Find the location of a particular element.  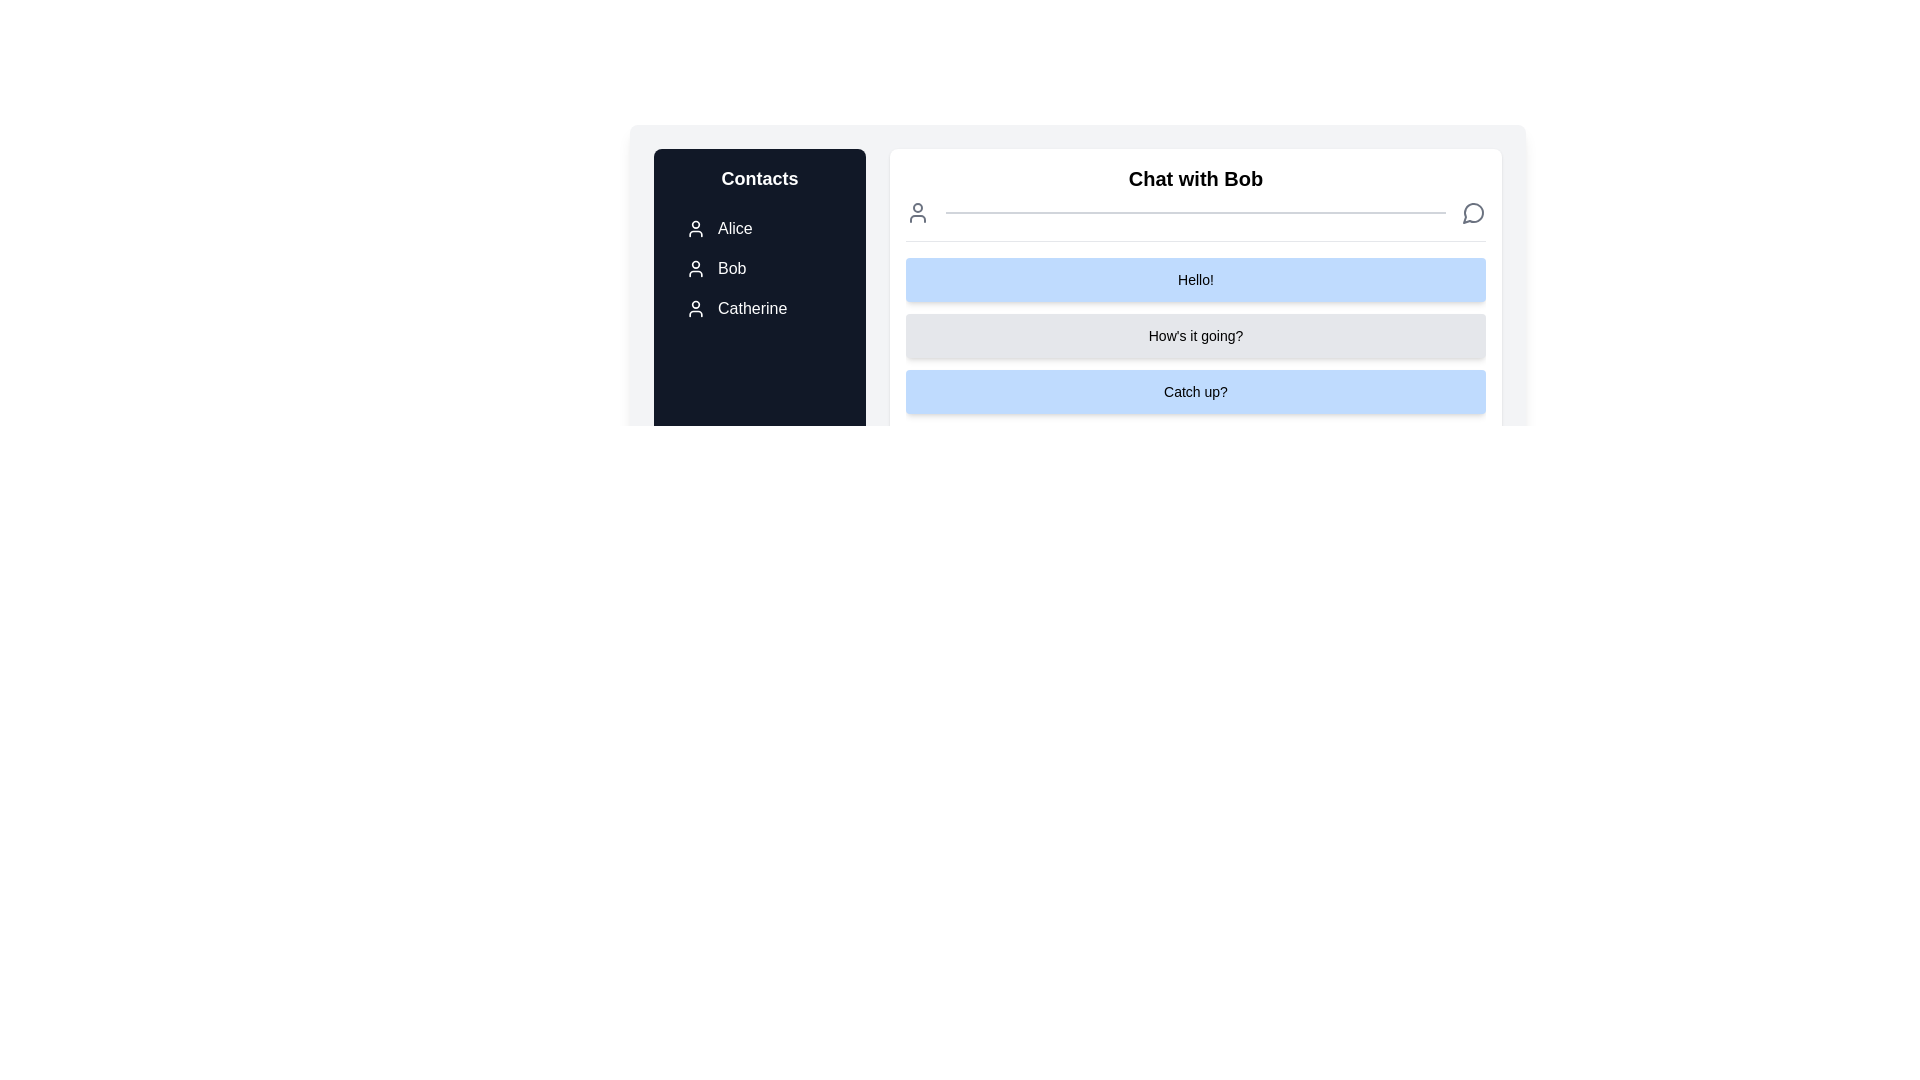

the contact entry labeled 'Bob' in the 'Contacts' sidebar, which is the second item in the list is located at coordinates (758, 268).